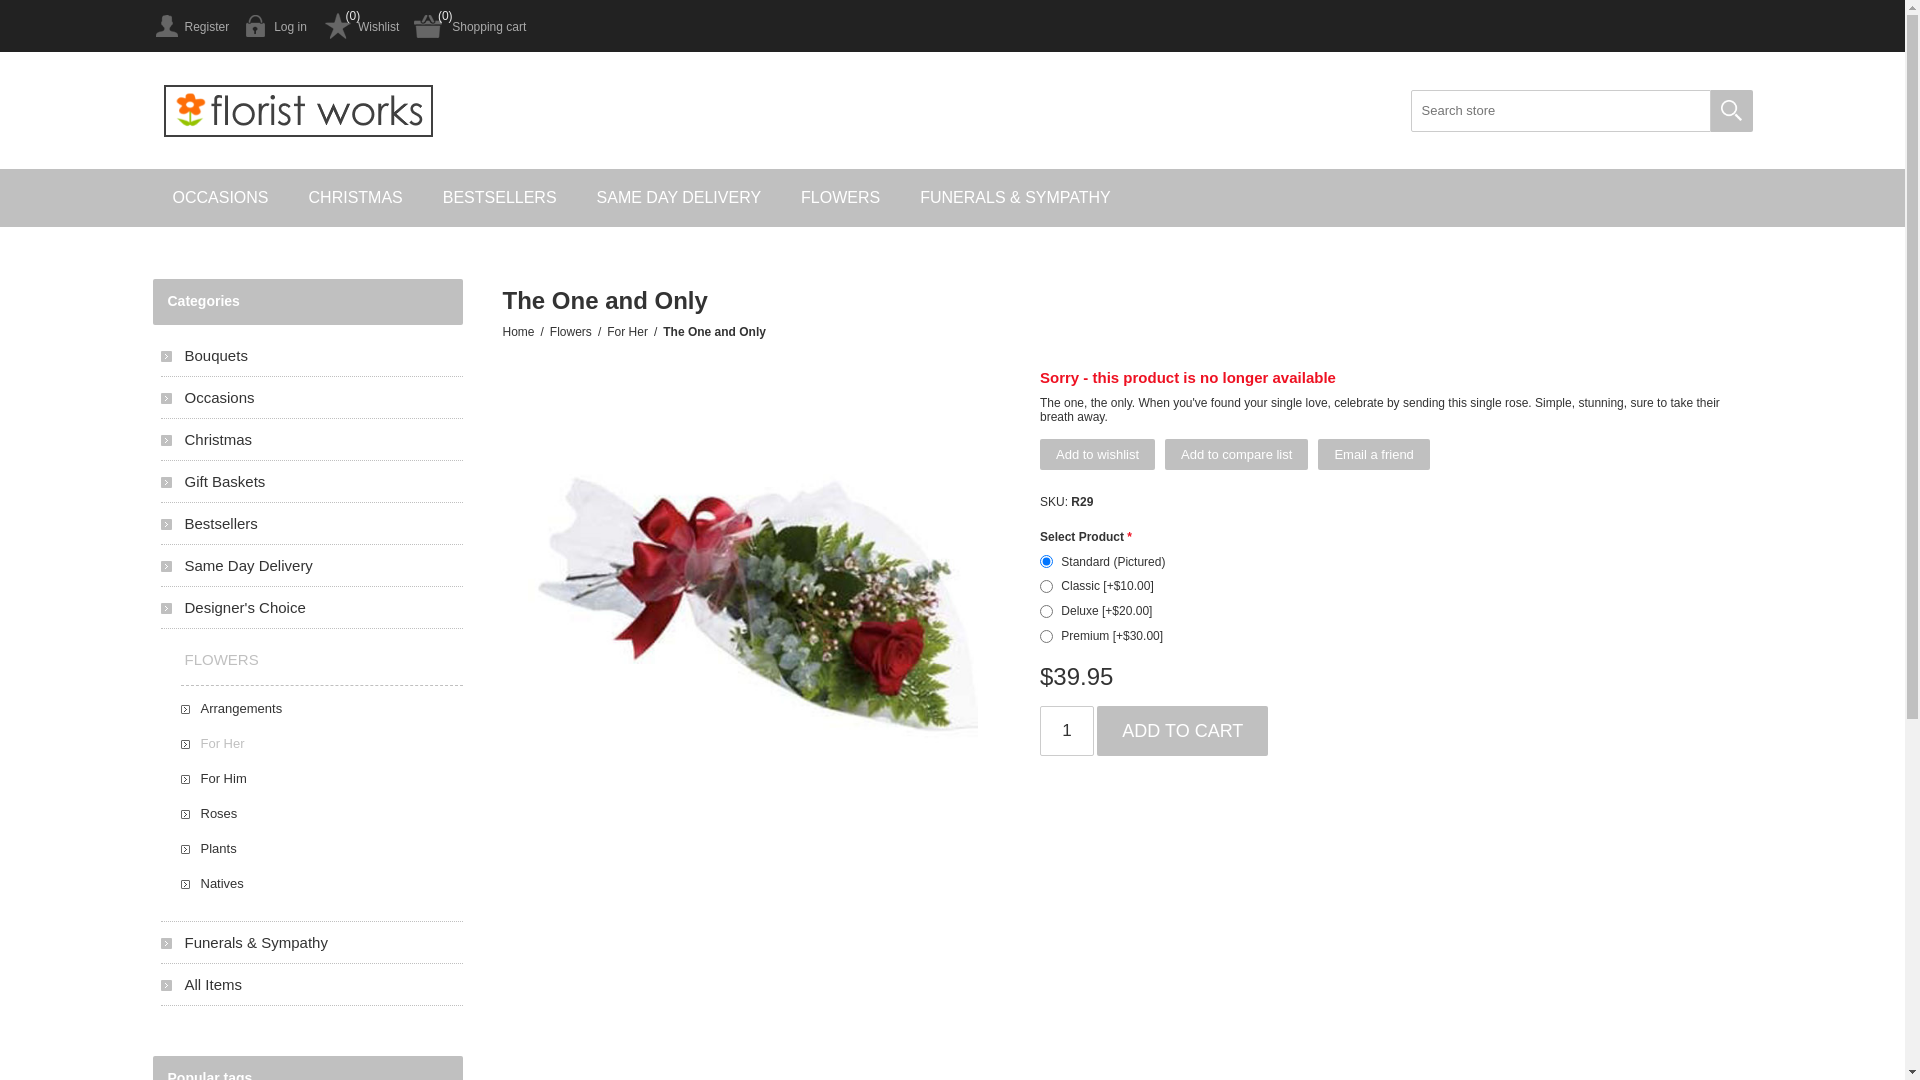 The height and width of the screenshot is (1080, 1920). What do you see at coordinates (310, 659) in the screenshot?
I see `'FLOWERS'` at bounding box center [310, 659].